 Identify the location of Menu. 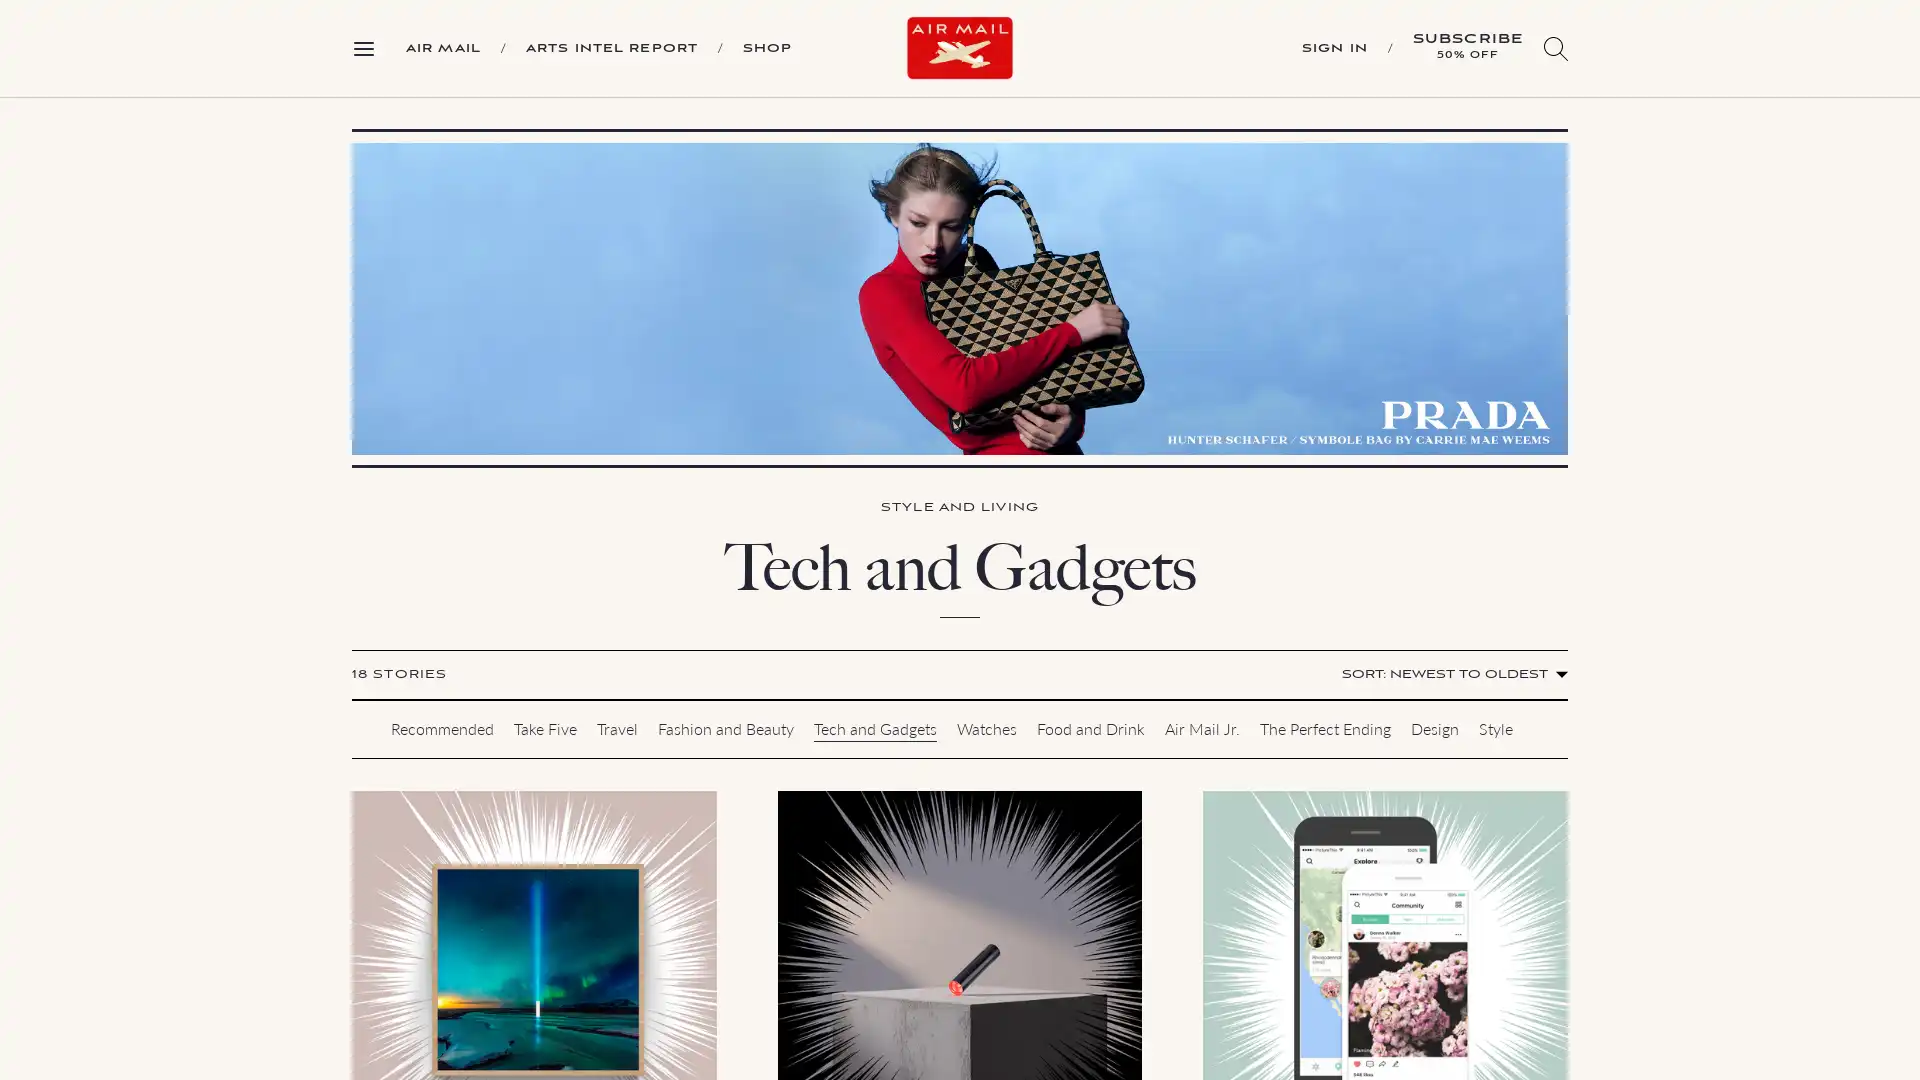
(371, 46).